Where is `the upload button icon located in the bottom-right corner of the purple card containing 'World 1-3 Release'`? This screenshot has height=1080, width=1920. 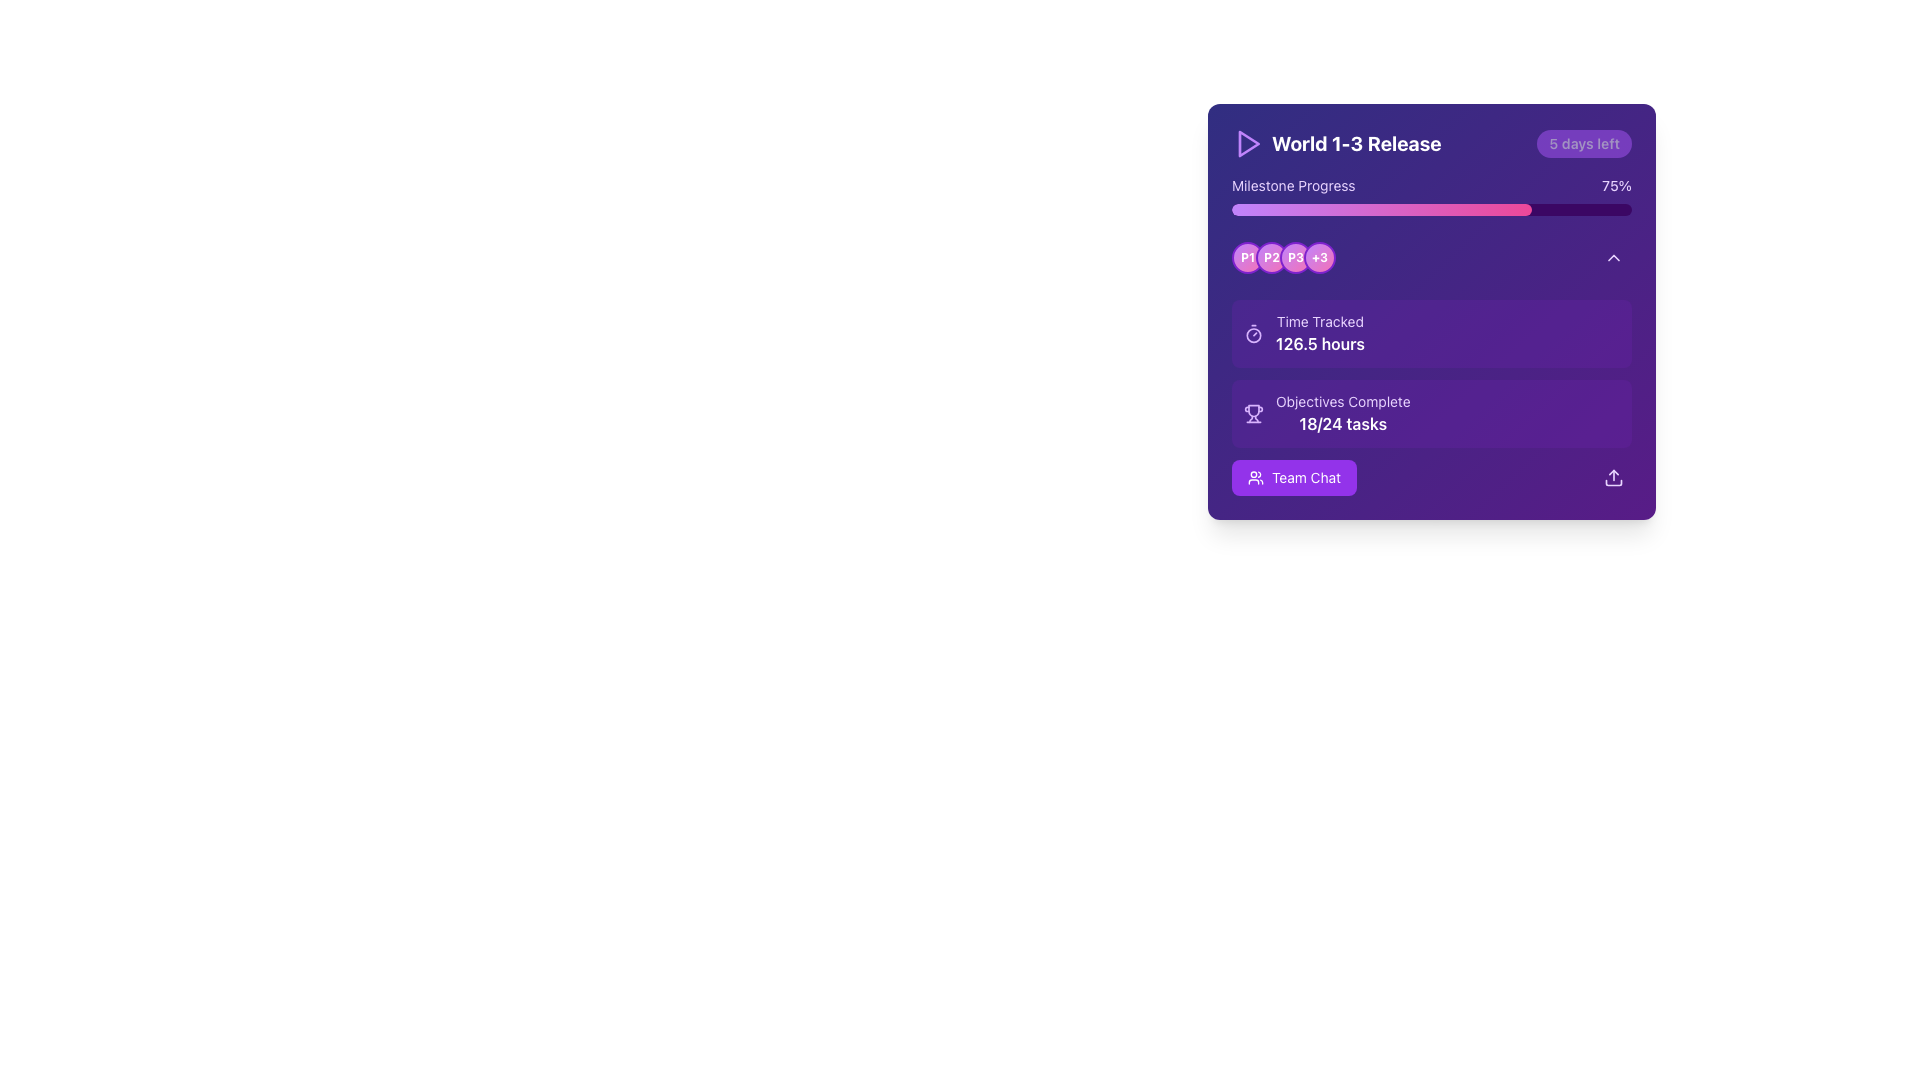 the upload button icon located in the bottom-right corner of the purple card containing 'World 1-3 Release' is located at coordinates (1613, 478).